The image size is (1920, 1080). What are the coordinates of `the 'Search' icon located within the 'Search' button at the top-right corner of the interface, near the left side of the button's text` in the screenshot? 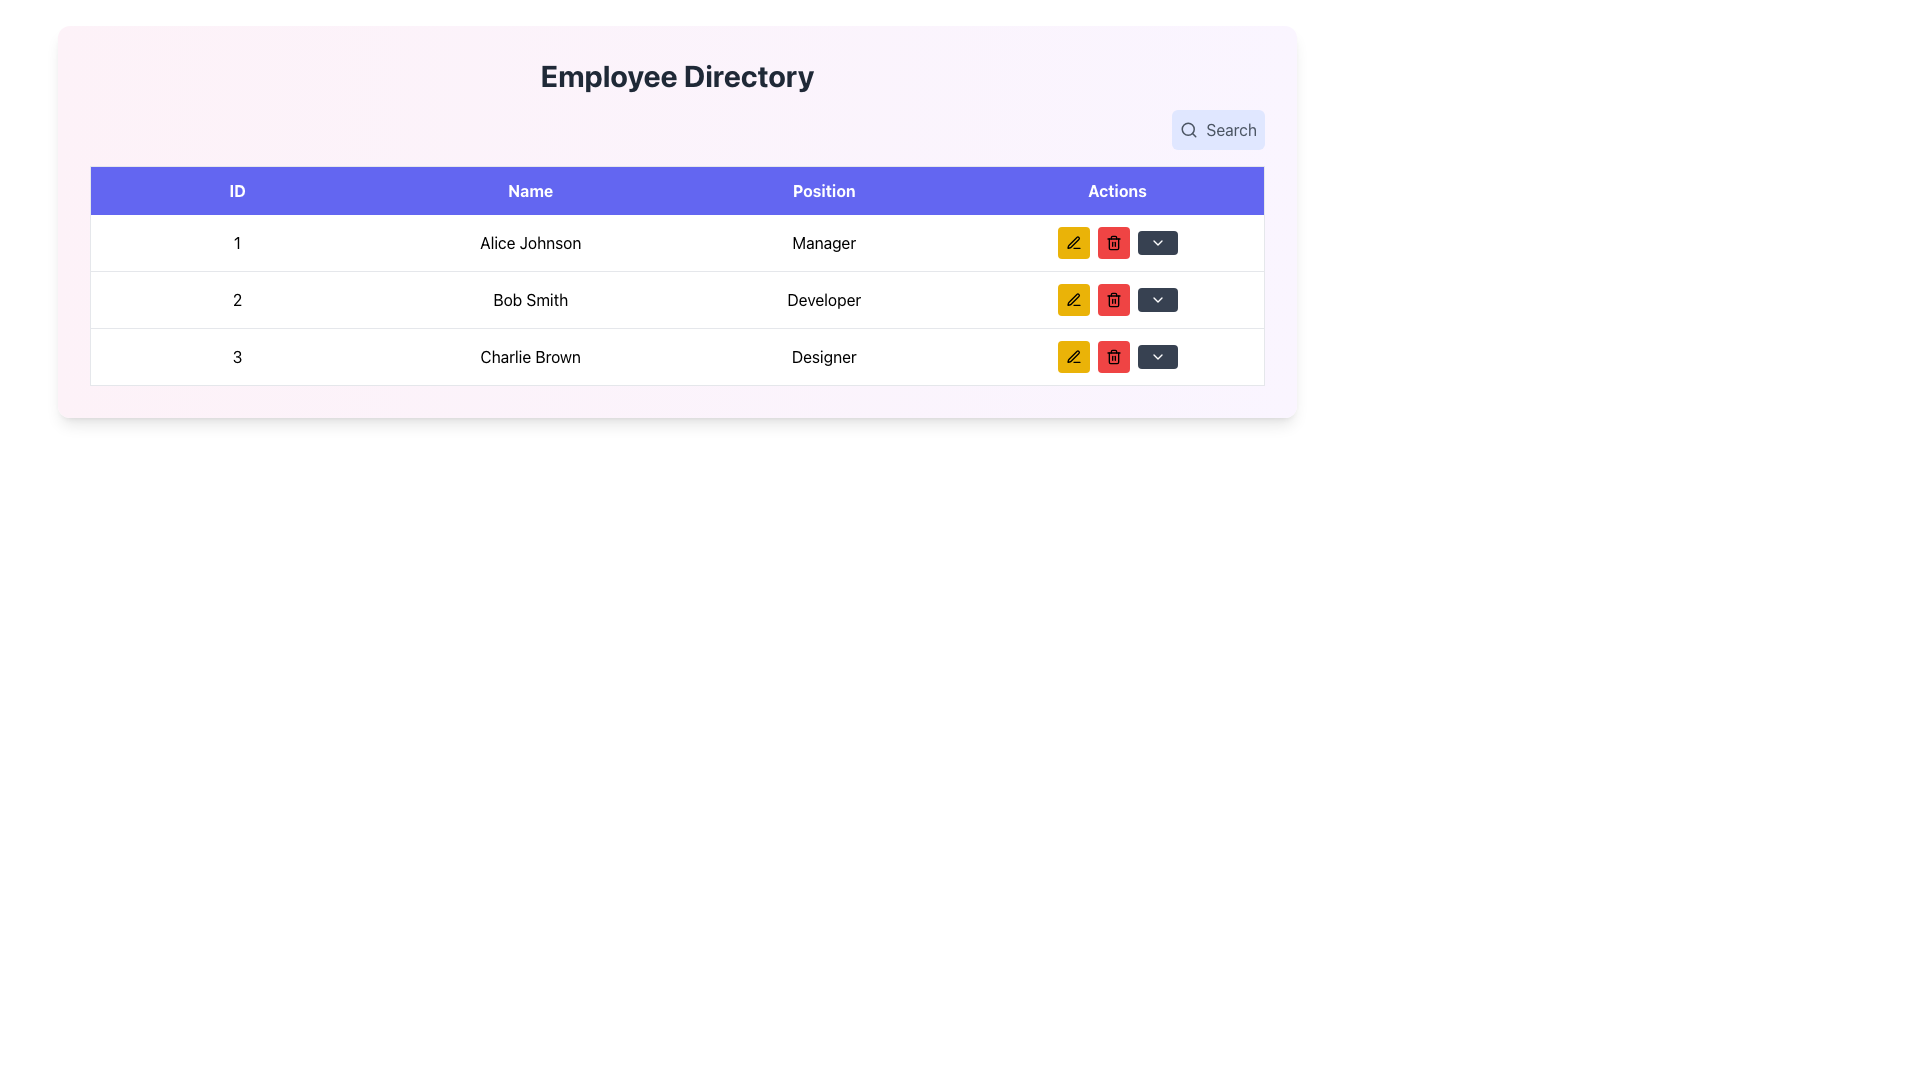 It's located at (1189, 130).